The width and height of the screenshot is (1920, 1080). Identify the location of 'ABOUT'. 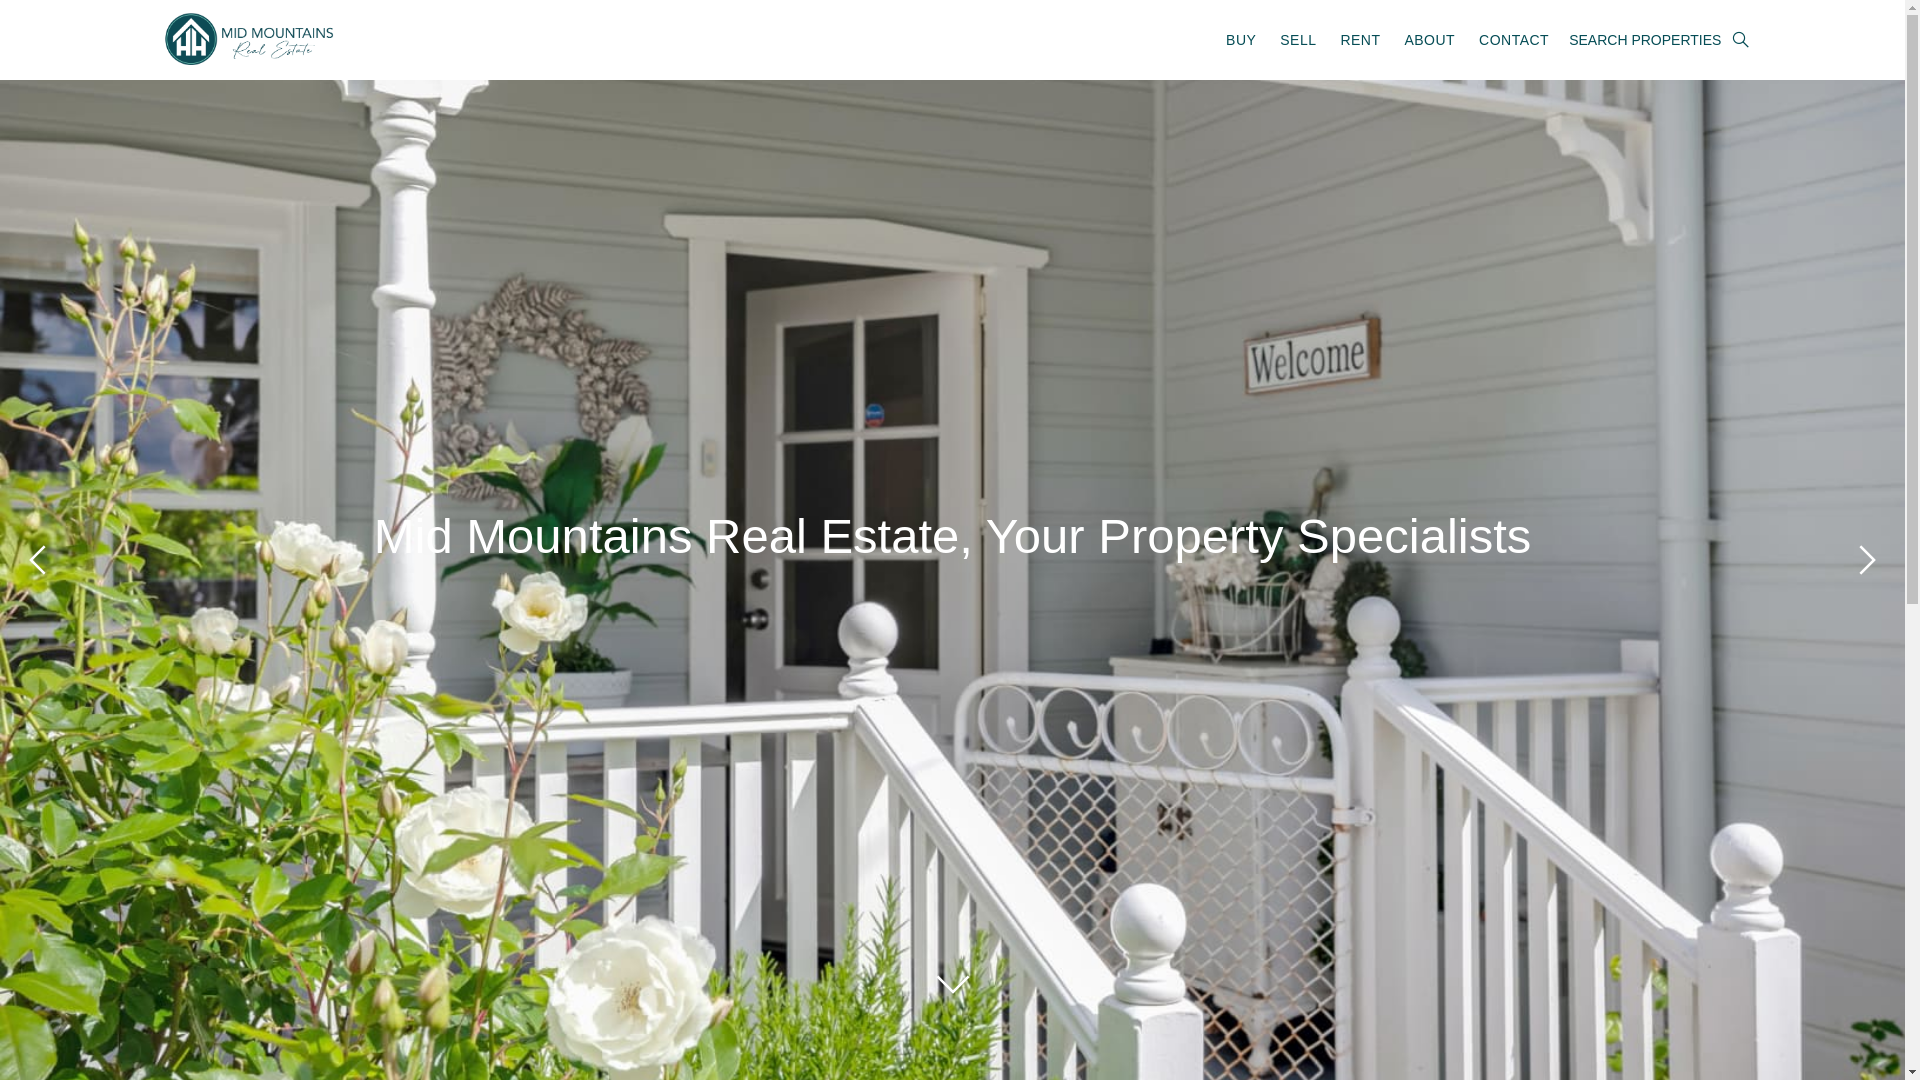
(1392, 39).